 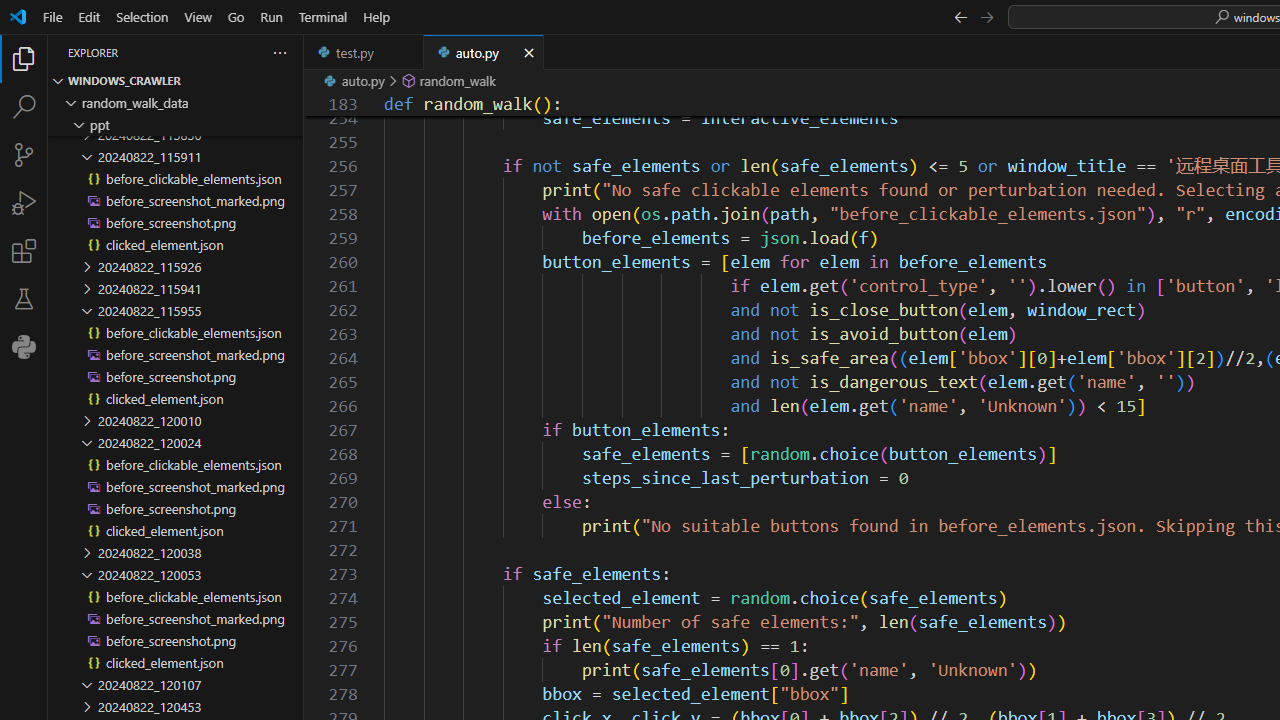 What do you see at coordinates (24, 299) in the screenshot?
I see `'Testing'` at bounding box center [24, 299].